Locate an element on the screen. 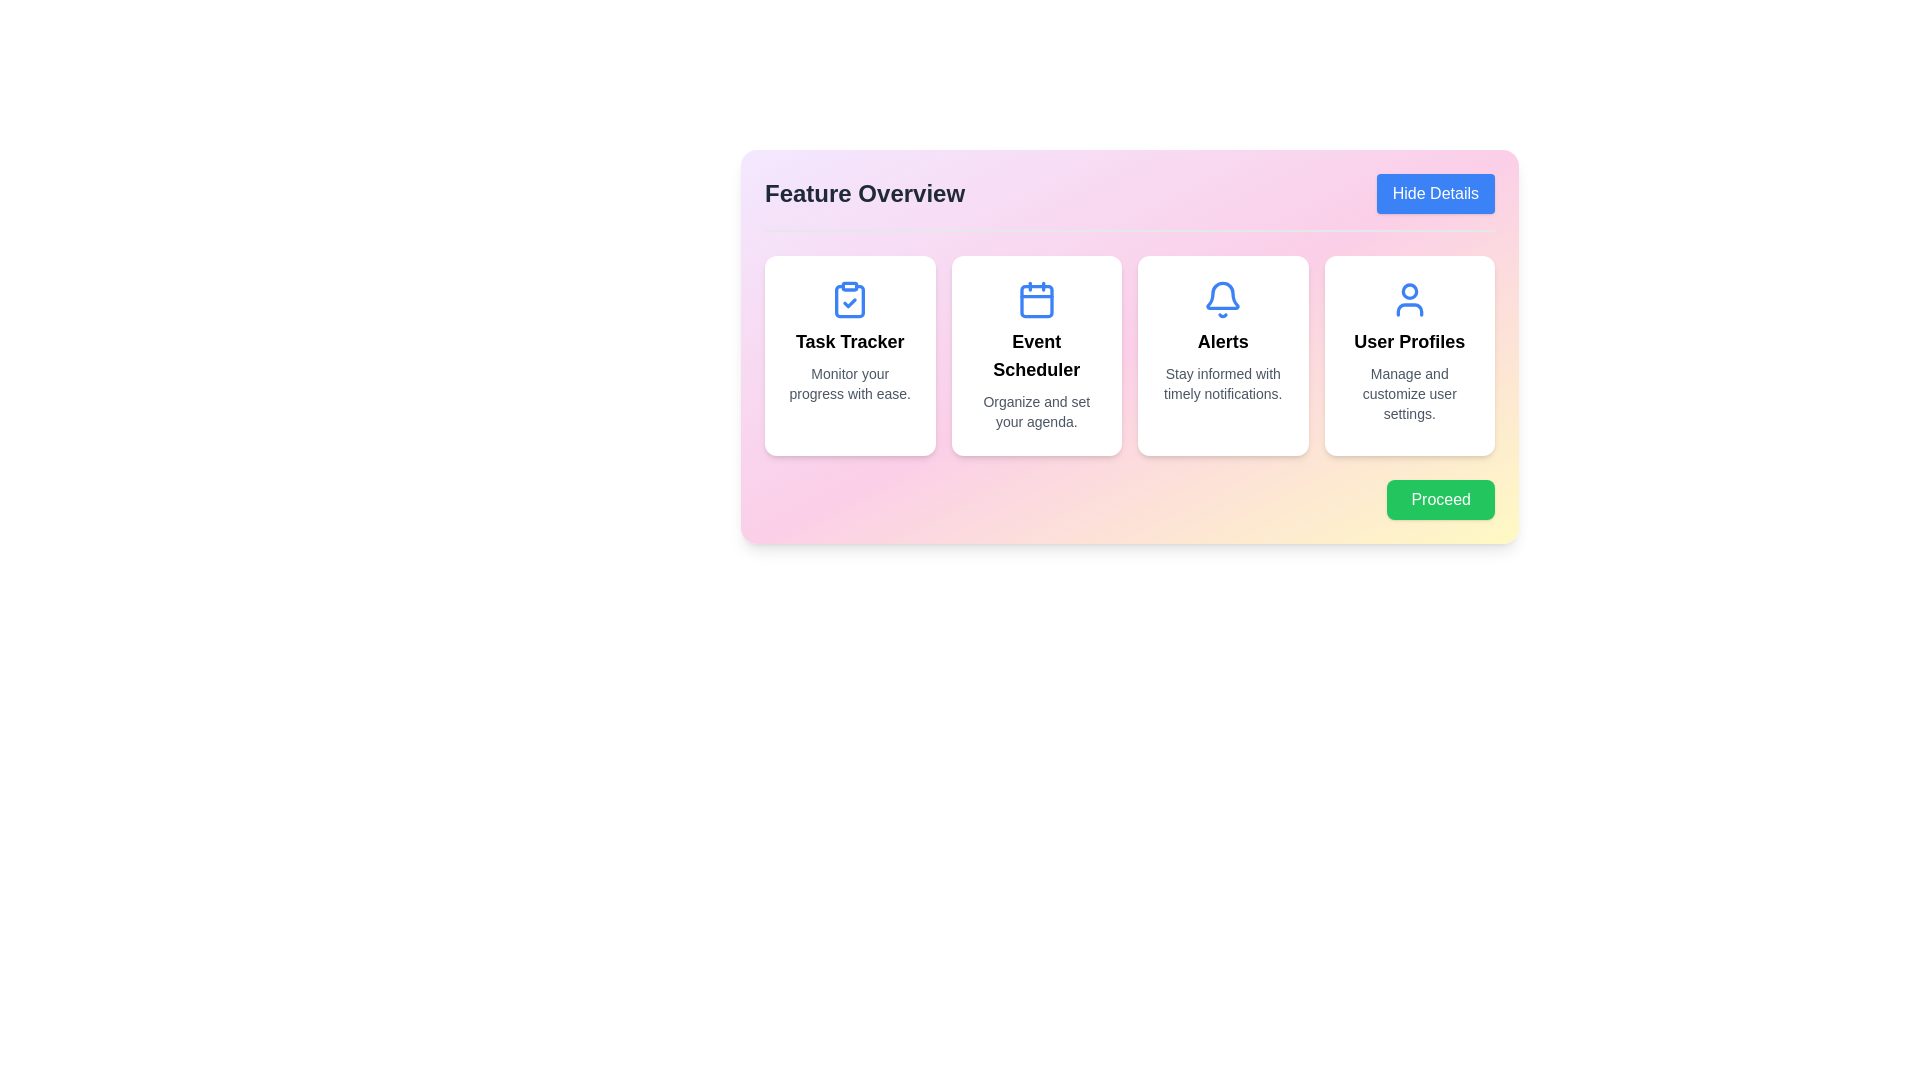  the blue calendar icon at the top of the 'Event Scheduler' card, which has a rounded rectangle outline and resembles a binding is located at coordinates (1036, 300).